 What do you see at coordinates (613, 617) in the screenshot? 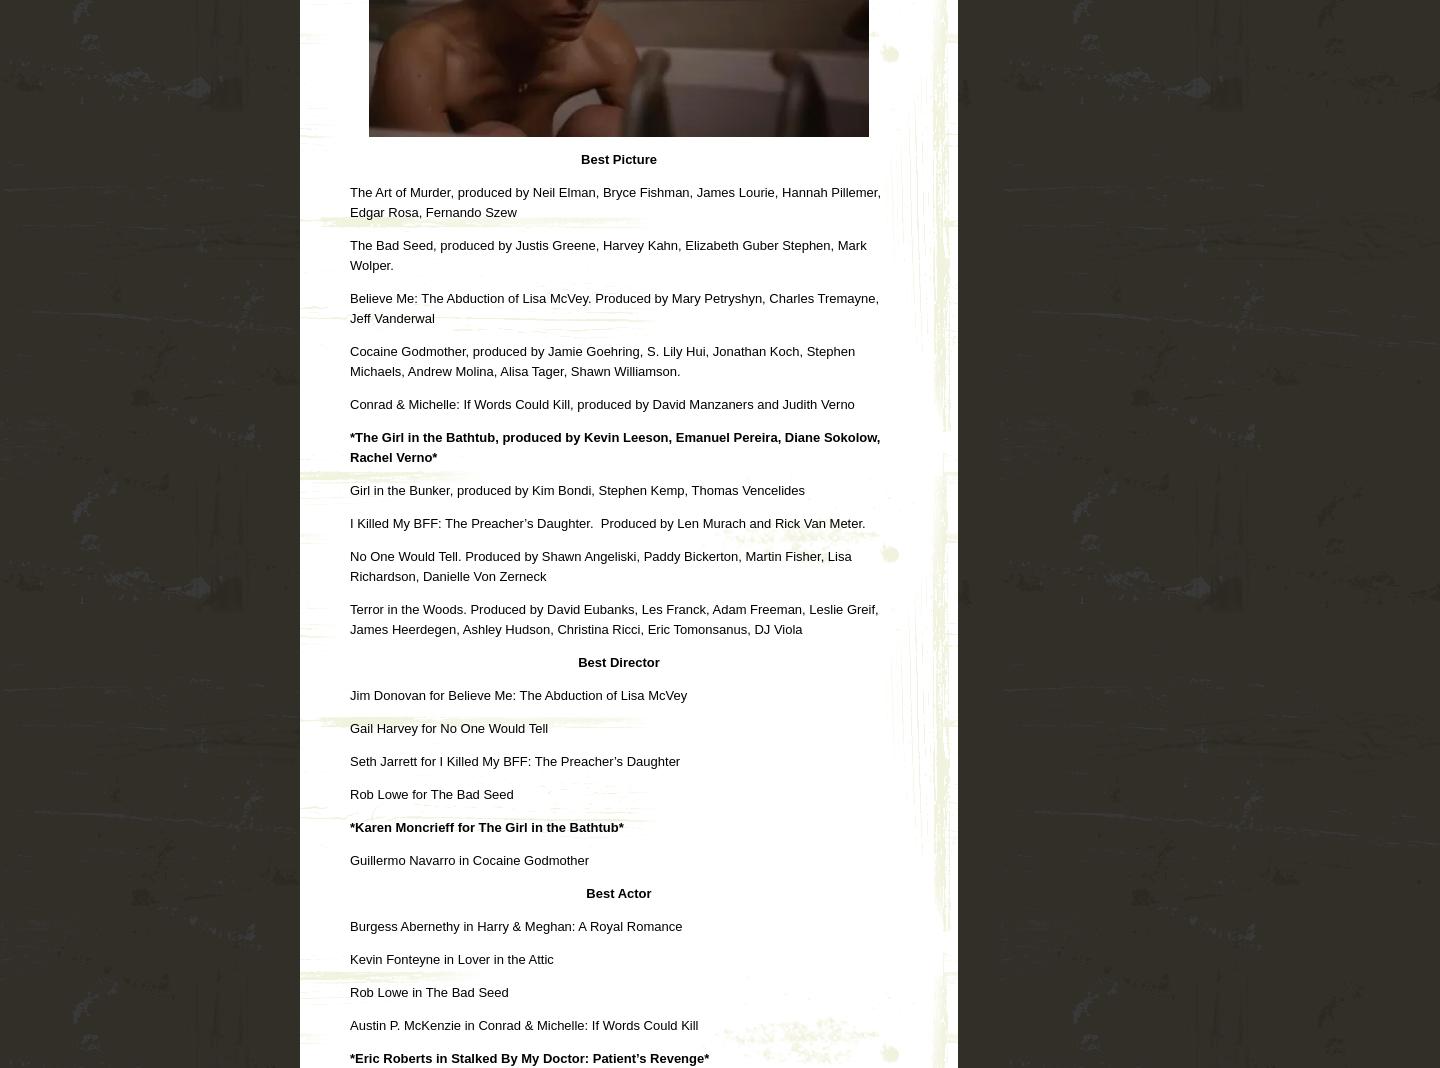
I see `'Terror in the Woods. Produced by David Eubanks, Les Franck, Adam Freeman, Leslie Greif, James Heerdegen, Ashley Hudson, Christina Ricci, Eric Tomonsanus, DJ Viola'` at bounding box center [613, 617].